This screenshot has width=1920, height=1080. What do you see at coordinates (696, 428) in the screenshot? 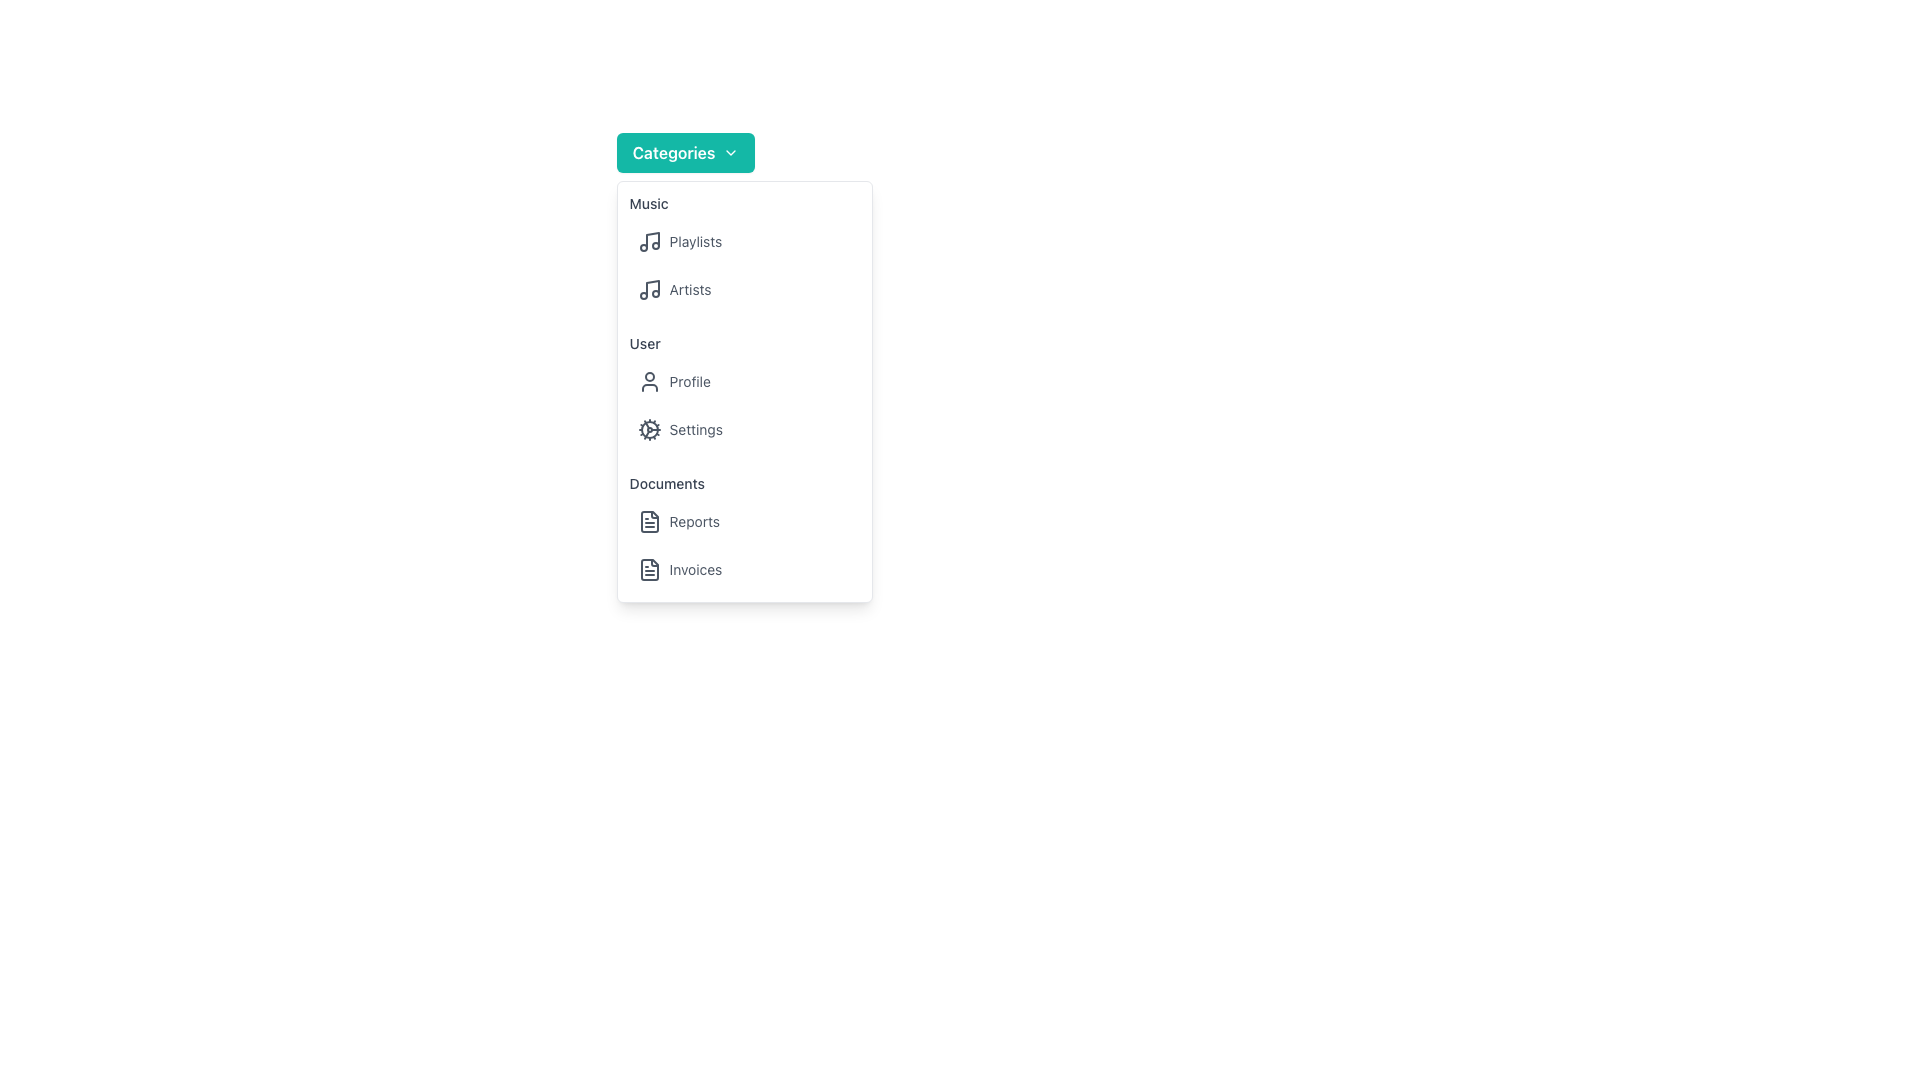
I see `the 'Settings' text label located in the vertical menu under the 'User' section, which is the second item below 'Profile'` at bounding box center [696, 428].